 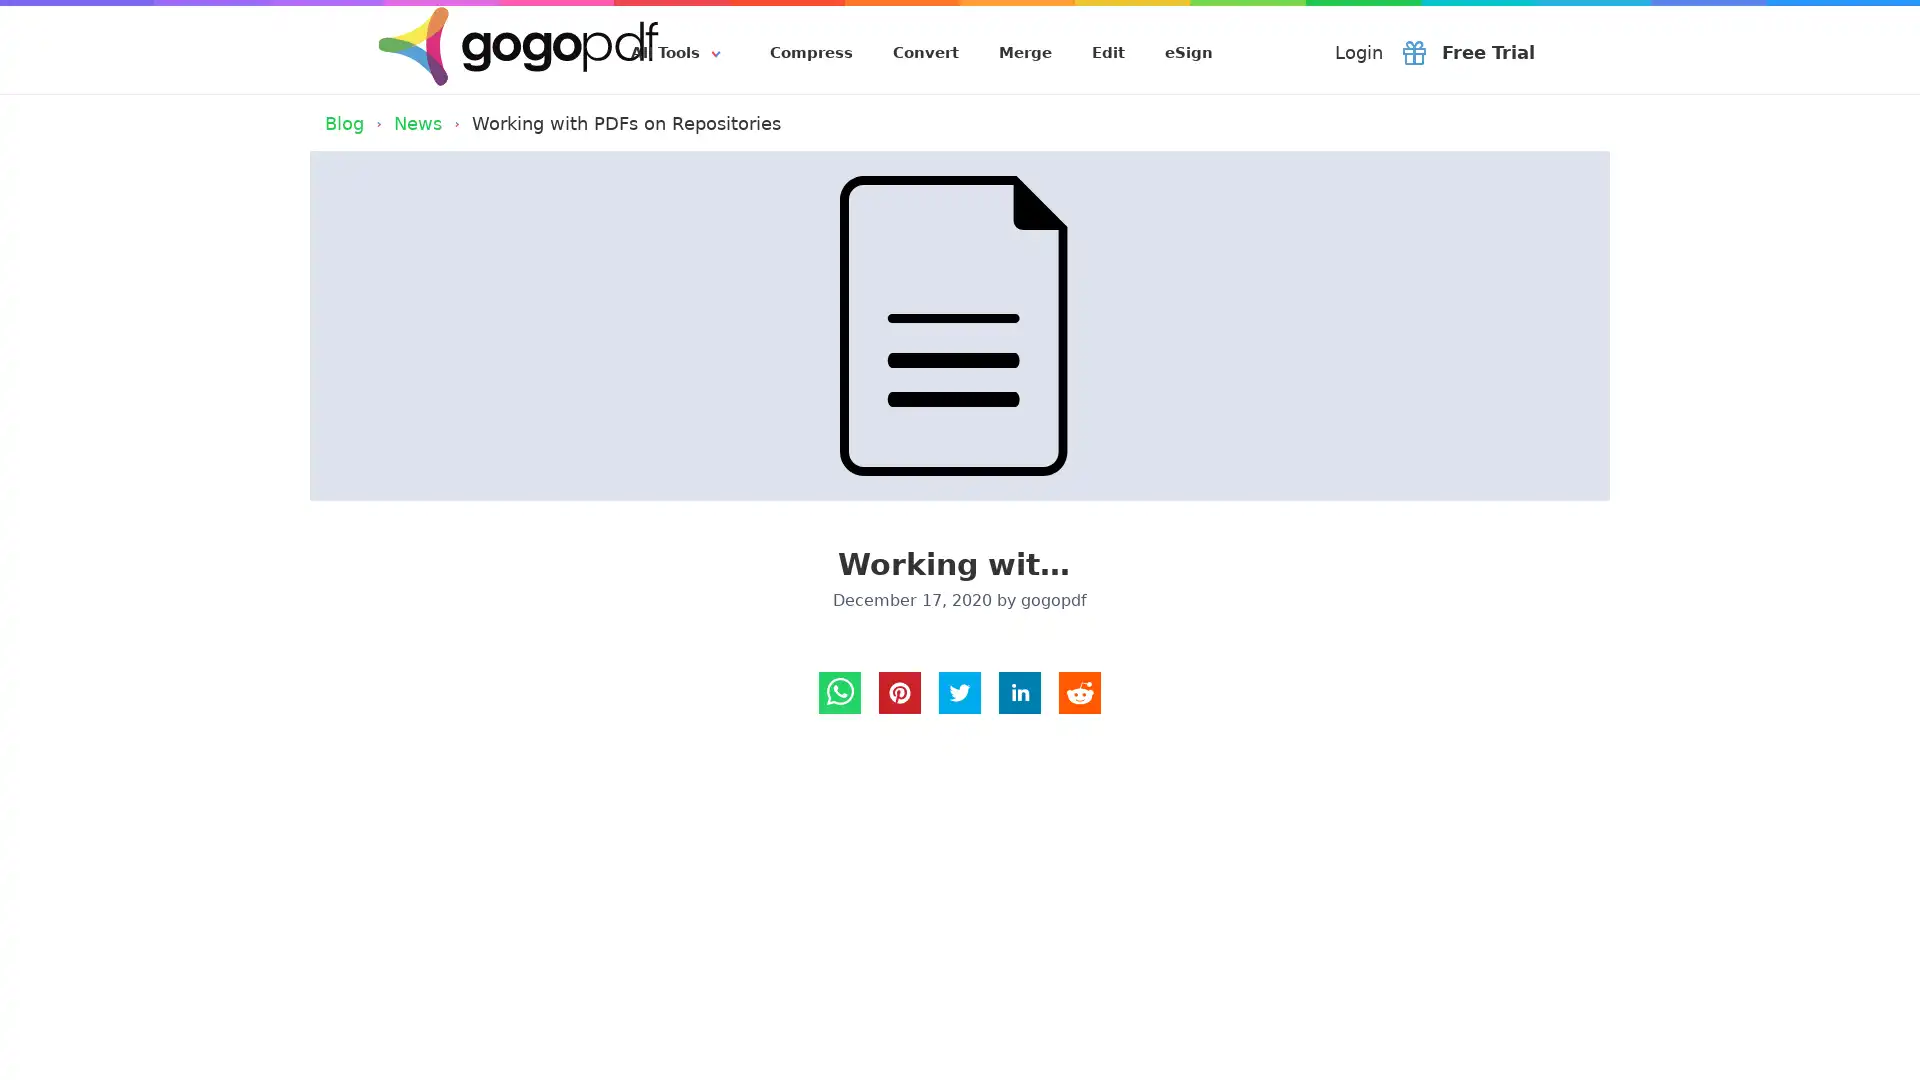 What do you see at coordinates (1107, 51) in the screenshot?
I see `Edit` at bounding box center [1107, 51].